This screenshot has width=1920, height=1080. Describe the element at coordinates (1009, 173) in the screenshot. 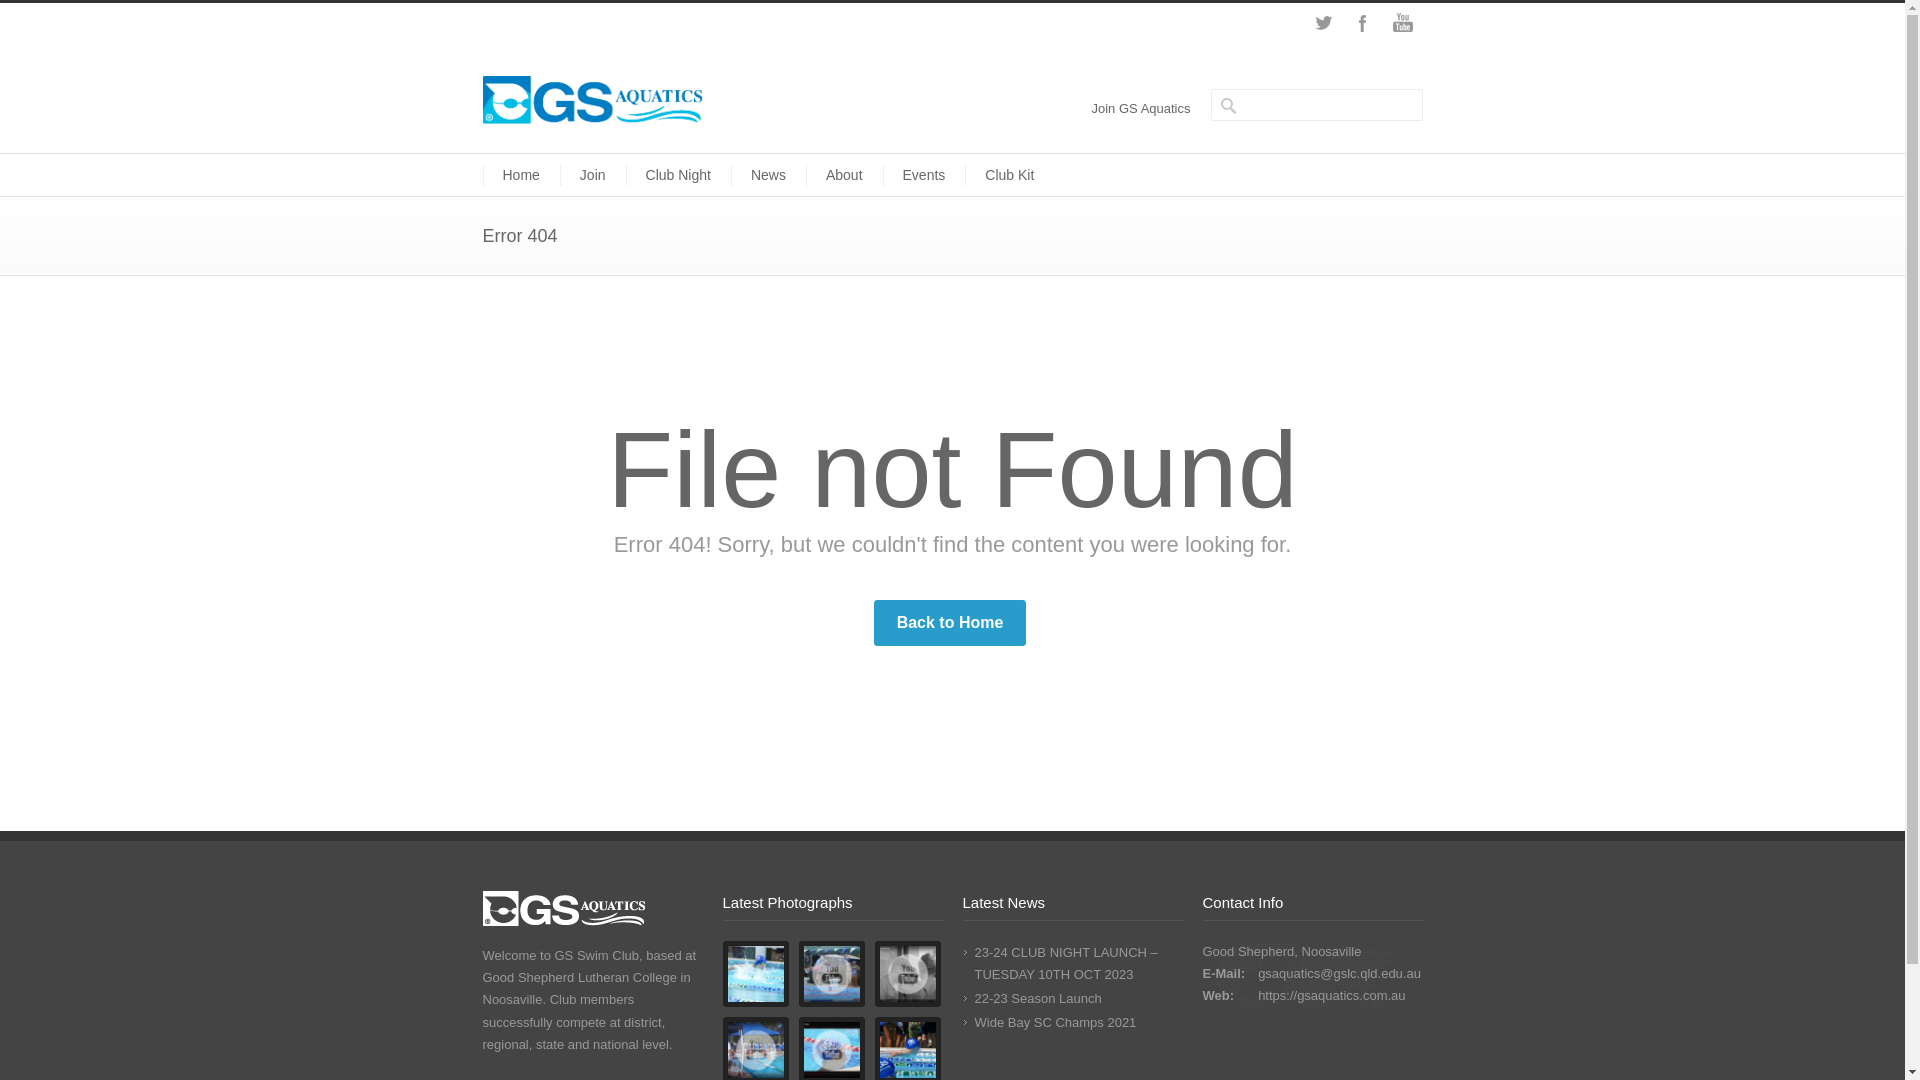

I see `'Club Kit'` at that location.